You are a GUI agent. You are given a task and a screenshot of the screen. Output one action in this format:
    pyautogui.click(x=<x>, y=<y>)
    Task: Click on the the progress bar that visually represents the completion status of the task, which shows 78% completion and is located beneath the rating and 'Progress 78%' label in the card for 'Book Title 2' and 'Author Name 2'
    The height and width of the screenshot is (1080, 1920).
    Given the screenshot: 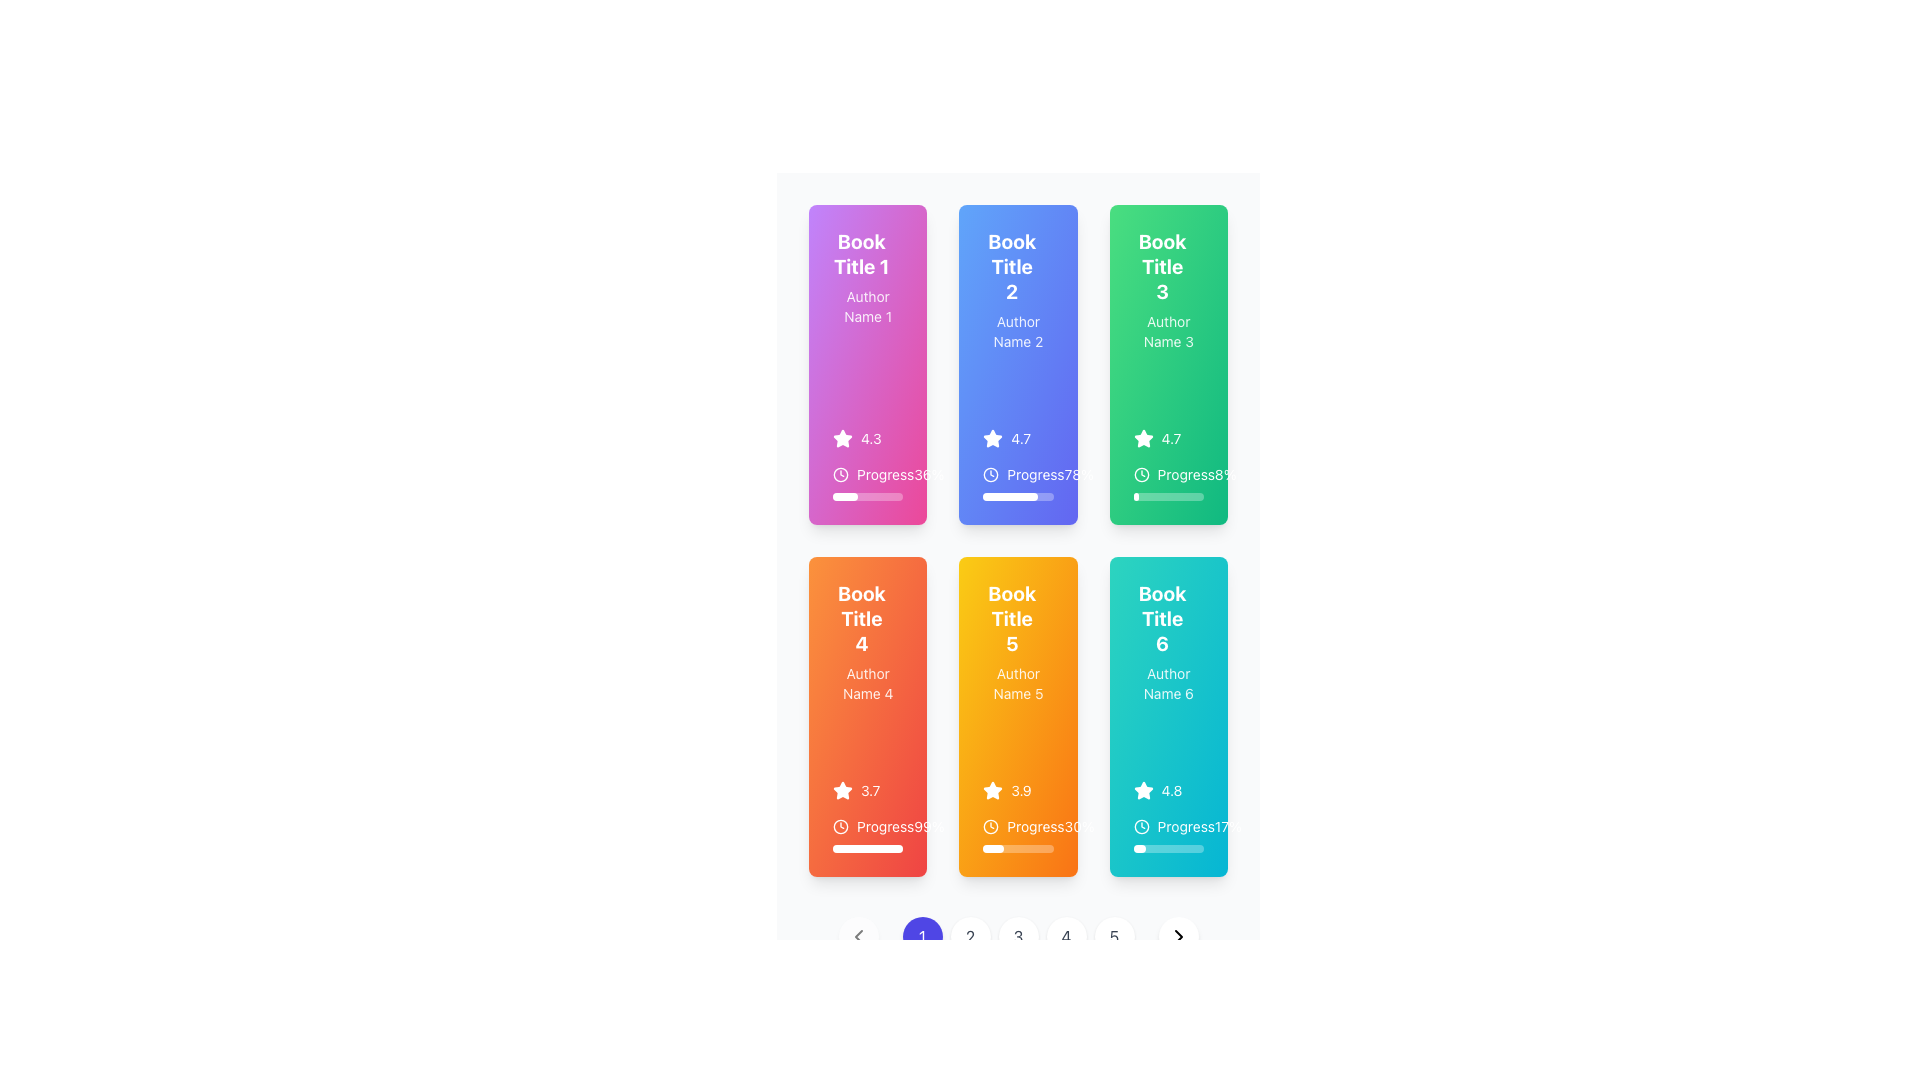 What is the action you would take?
    pyautogui.click(x=1018, y=496)
    